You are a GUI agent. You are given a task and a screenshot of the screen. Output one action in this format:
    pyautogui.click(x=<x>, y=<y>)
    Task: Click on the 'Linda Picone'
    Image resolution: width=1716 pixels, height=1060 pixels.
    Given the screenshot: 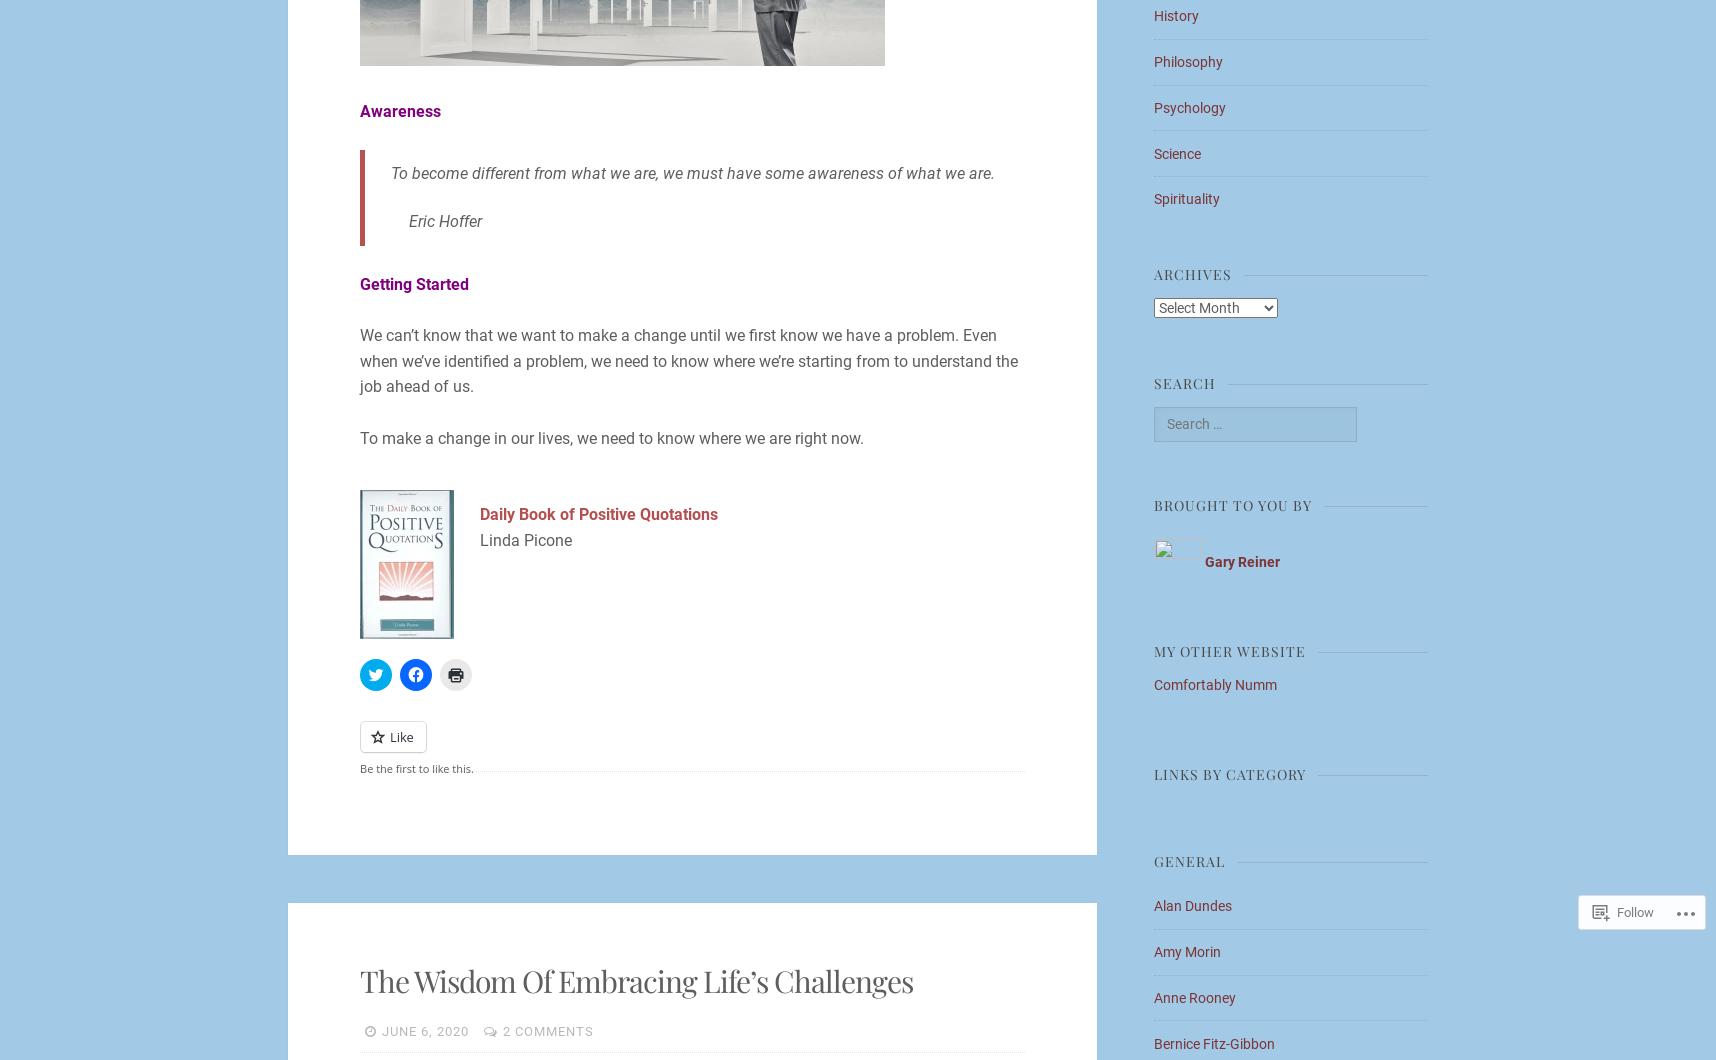 What is the action you would take?
    pyautogui.click(x=523, y=539)
    